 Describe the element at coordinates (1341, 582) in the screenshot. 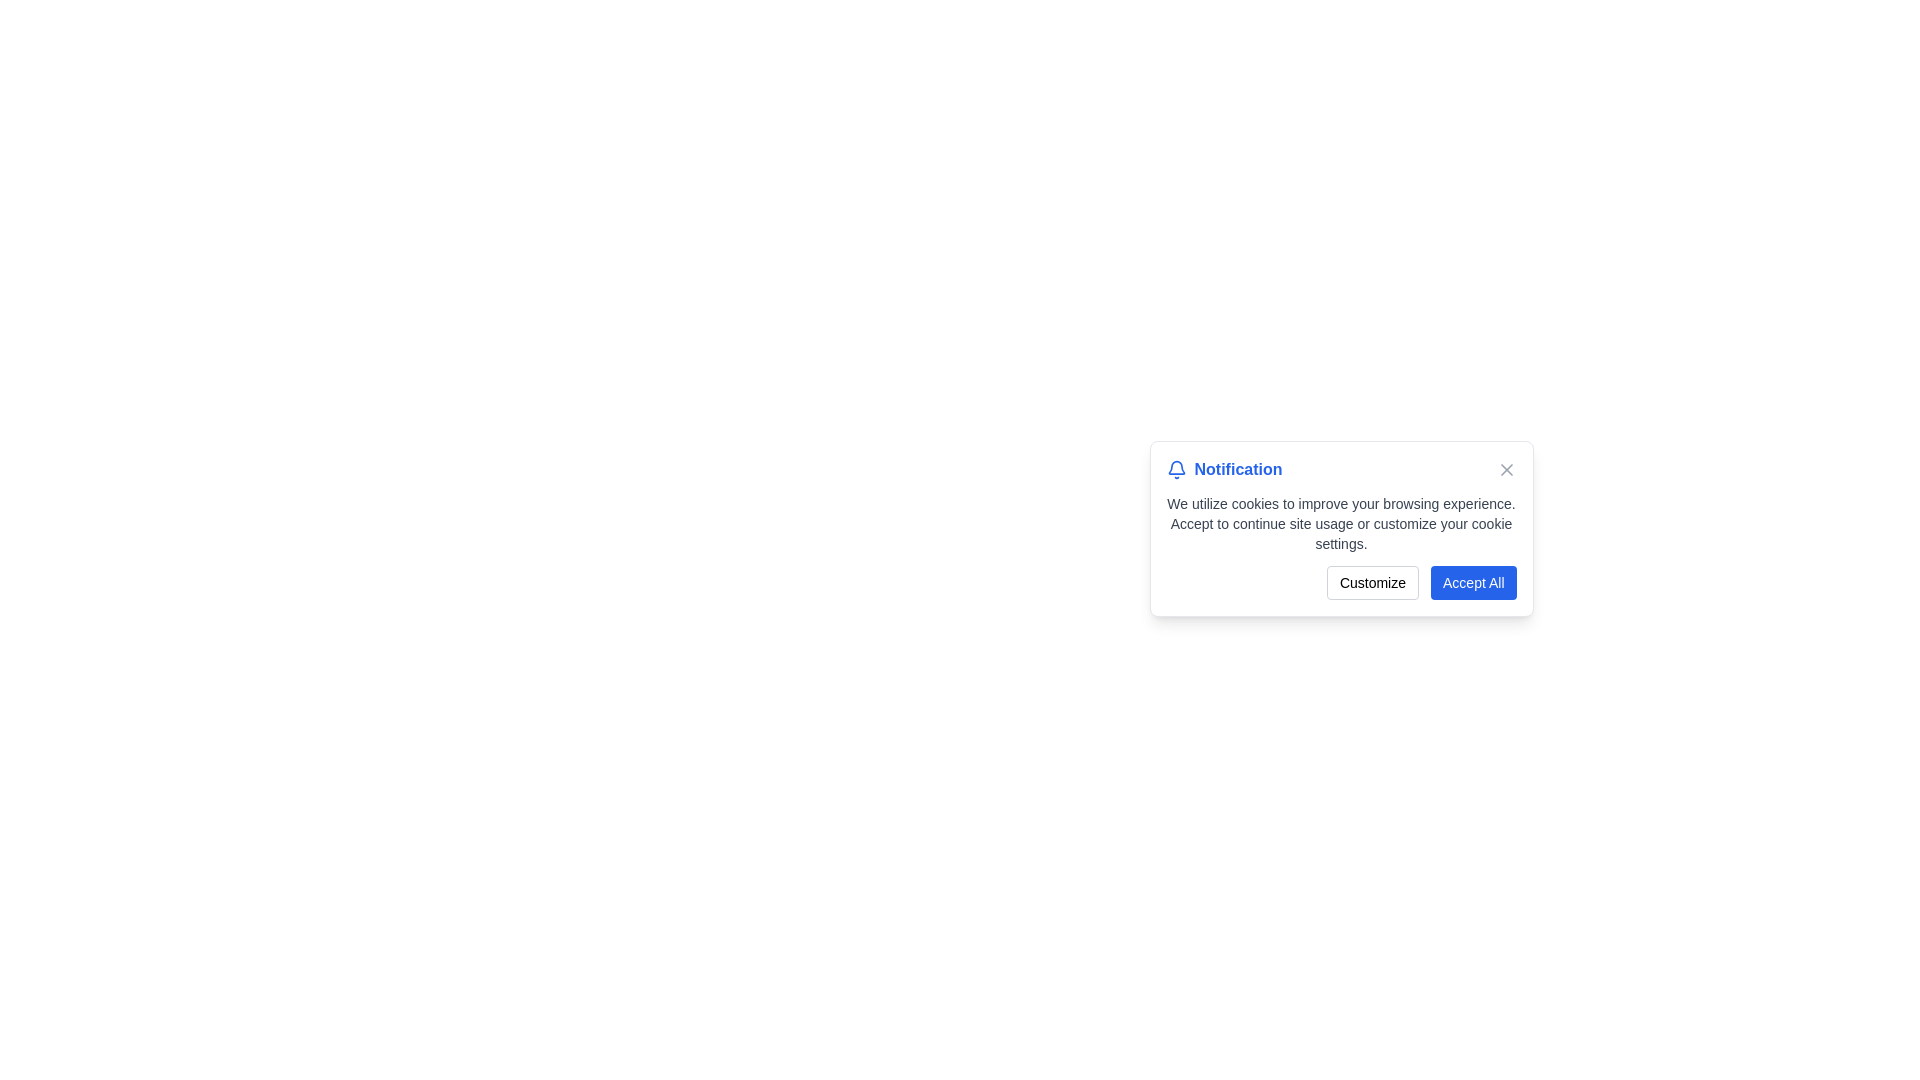

I see `the cookie preferences customization button located in the bottom right corner of the notification dialog box` at that location.